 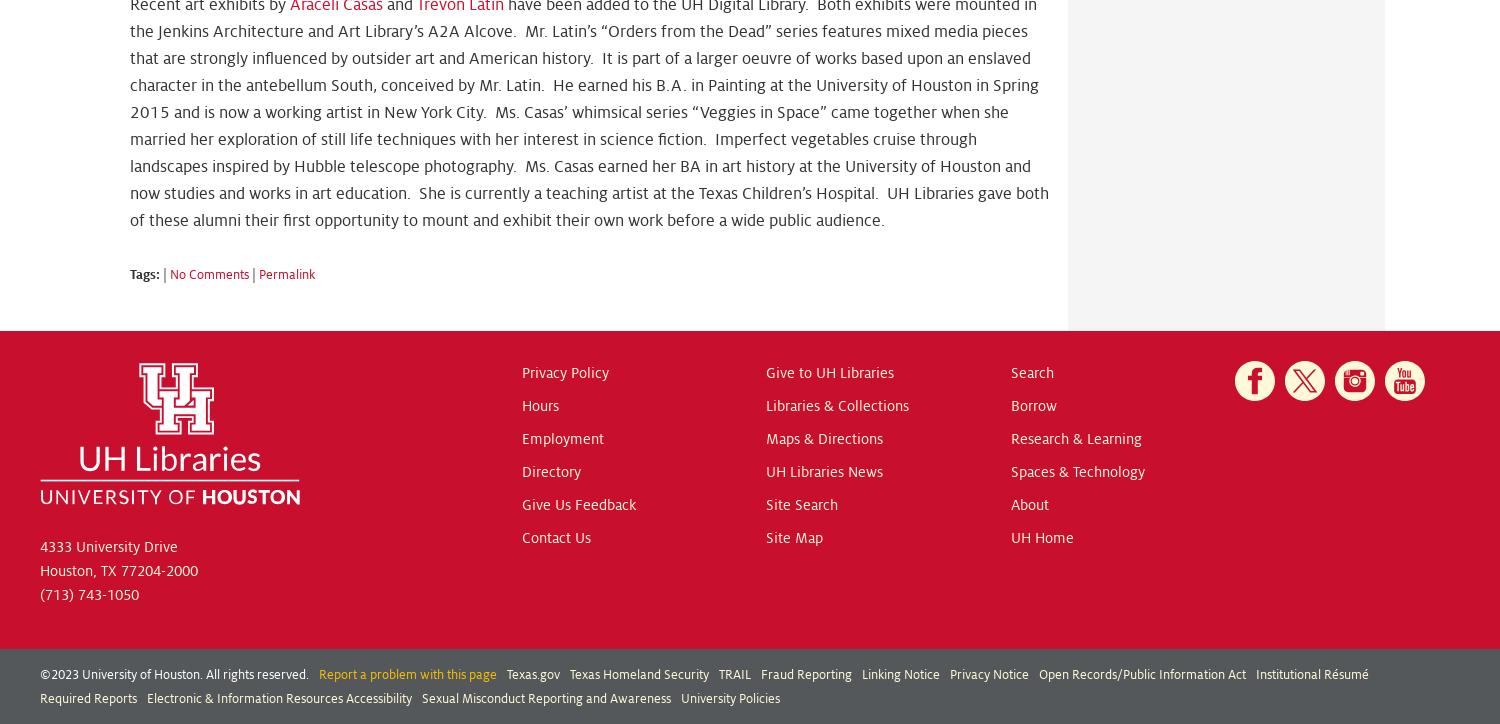 What do you see at coordinates (1031, 373) in the screenshot?
I see `'Search'` at bounding box center [1031, 373].